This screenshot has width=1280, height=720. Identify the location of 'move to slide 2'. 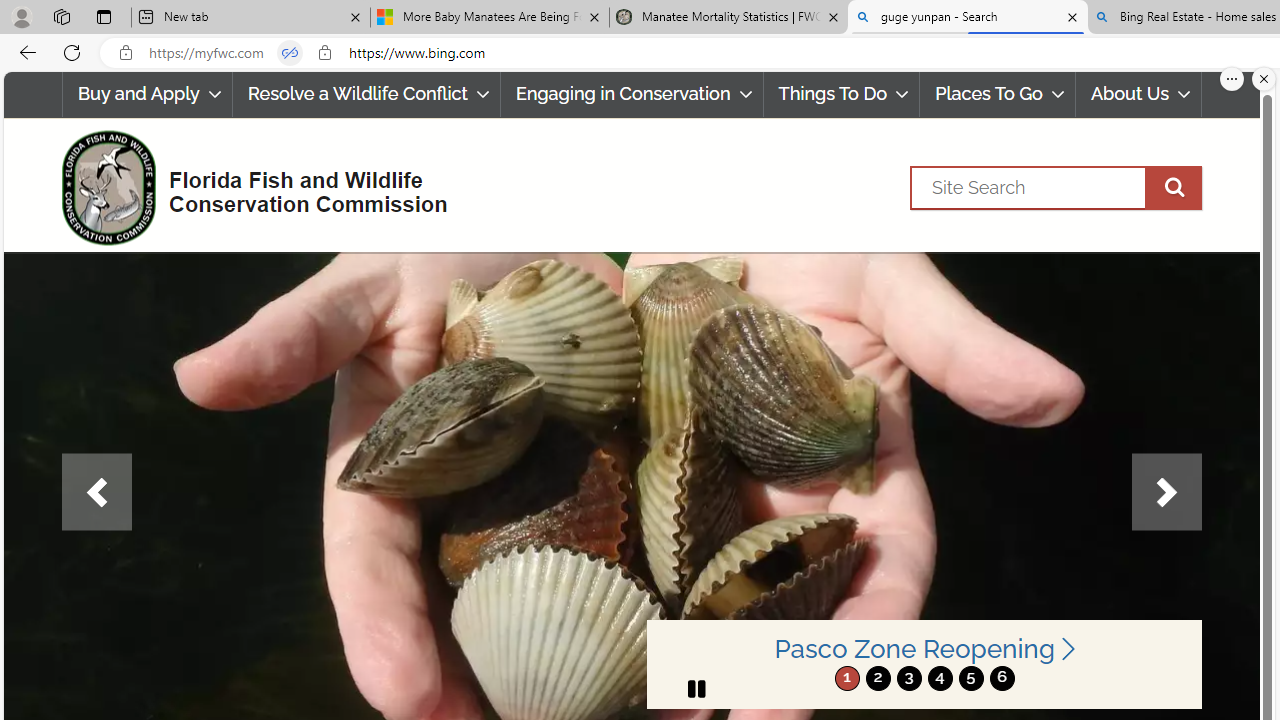
(878, 677).